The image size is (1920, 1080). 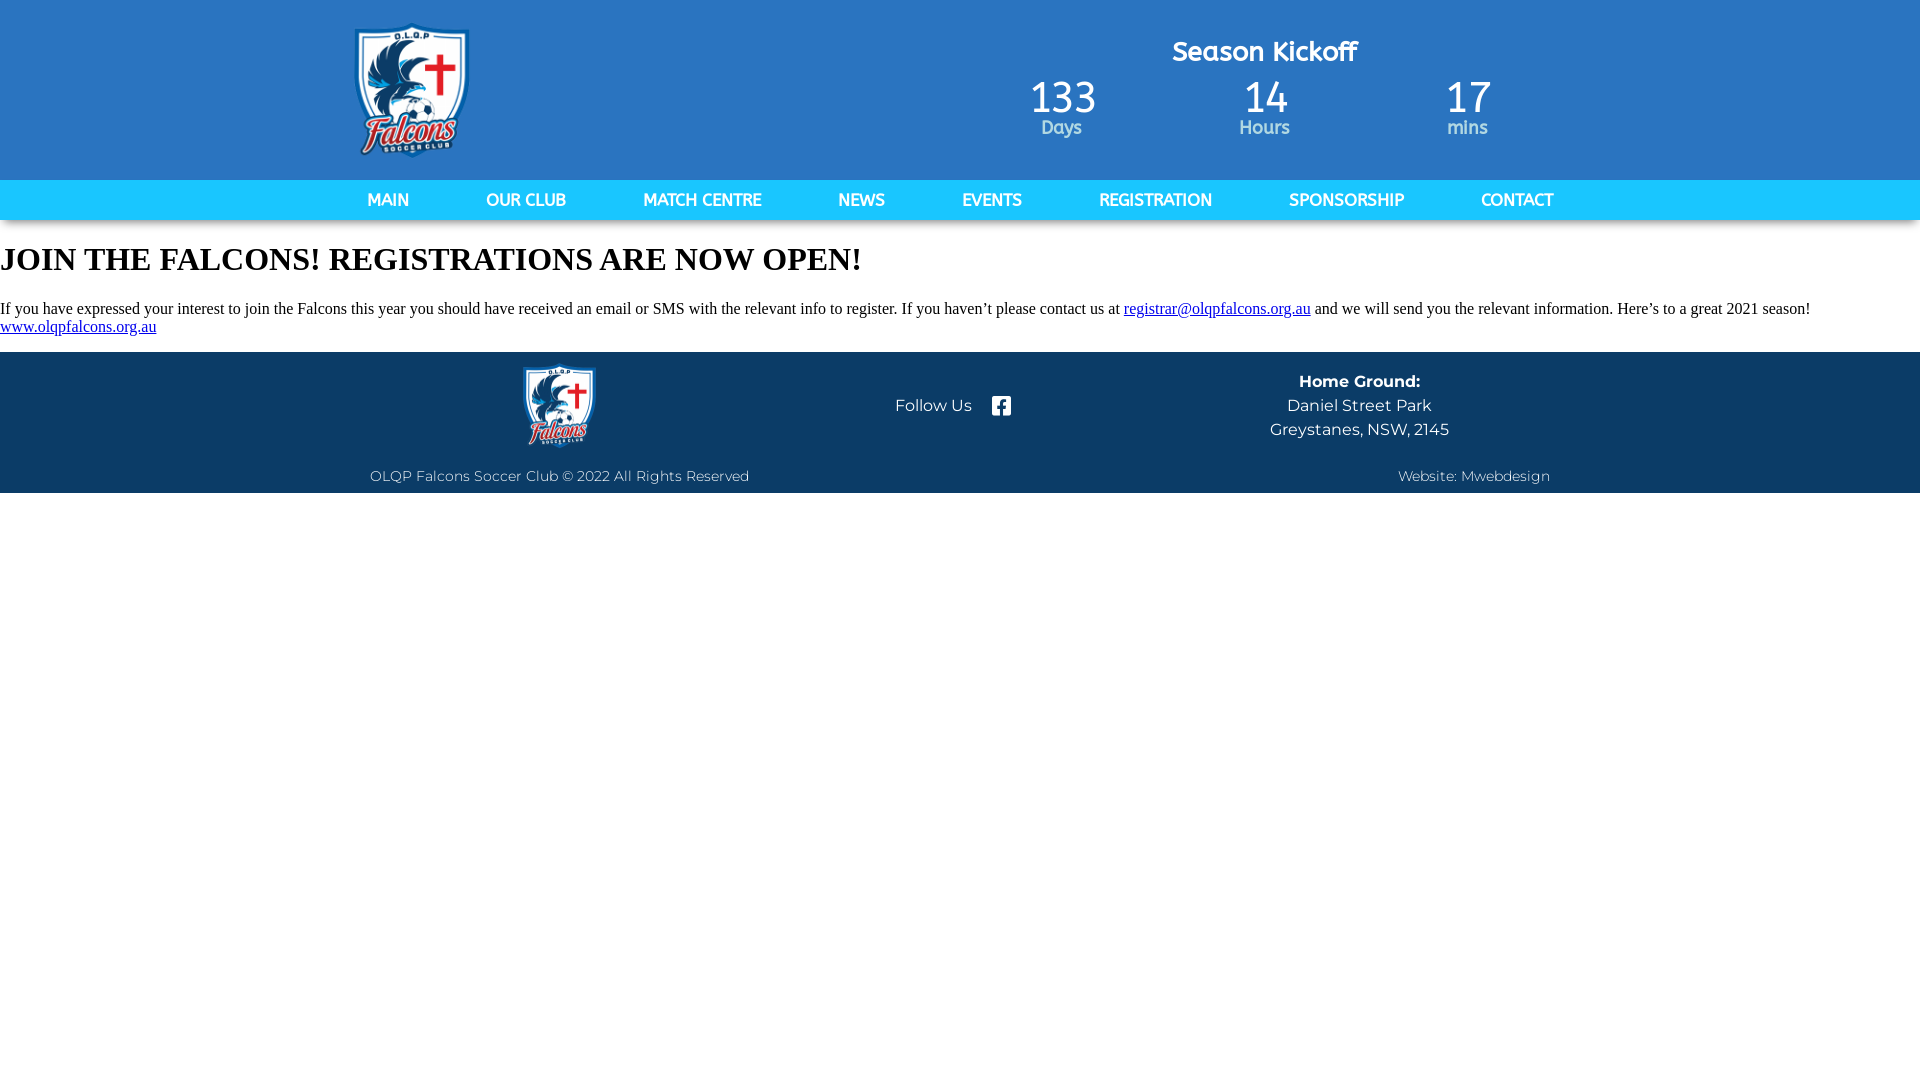 I want to click on 'CONTACT', so click(x=1516, y=200).